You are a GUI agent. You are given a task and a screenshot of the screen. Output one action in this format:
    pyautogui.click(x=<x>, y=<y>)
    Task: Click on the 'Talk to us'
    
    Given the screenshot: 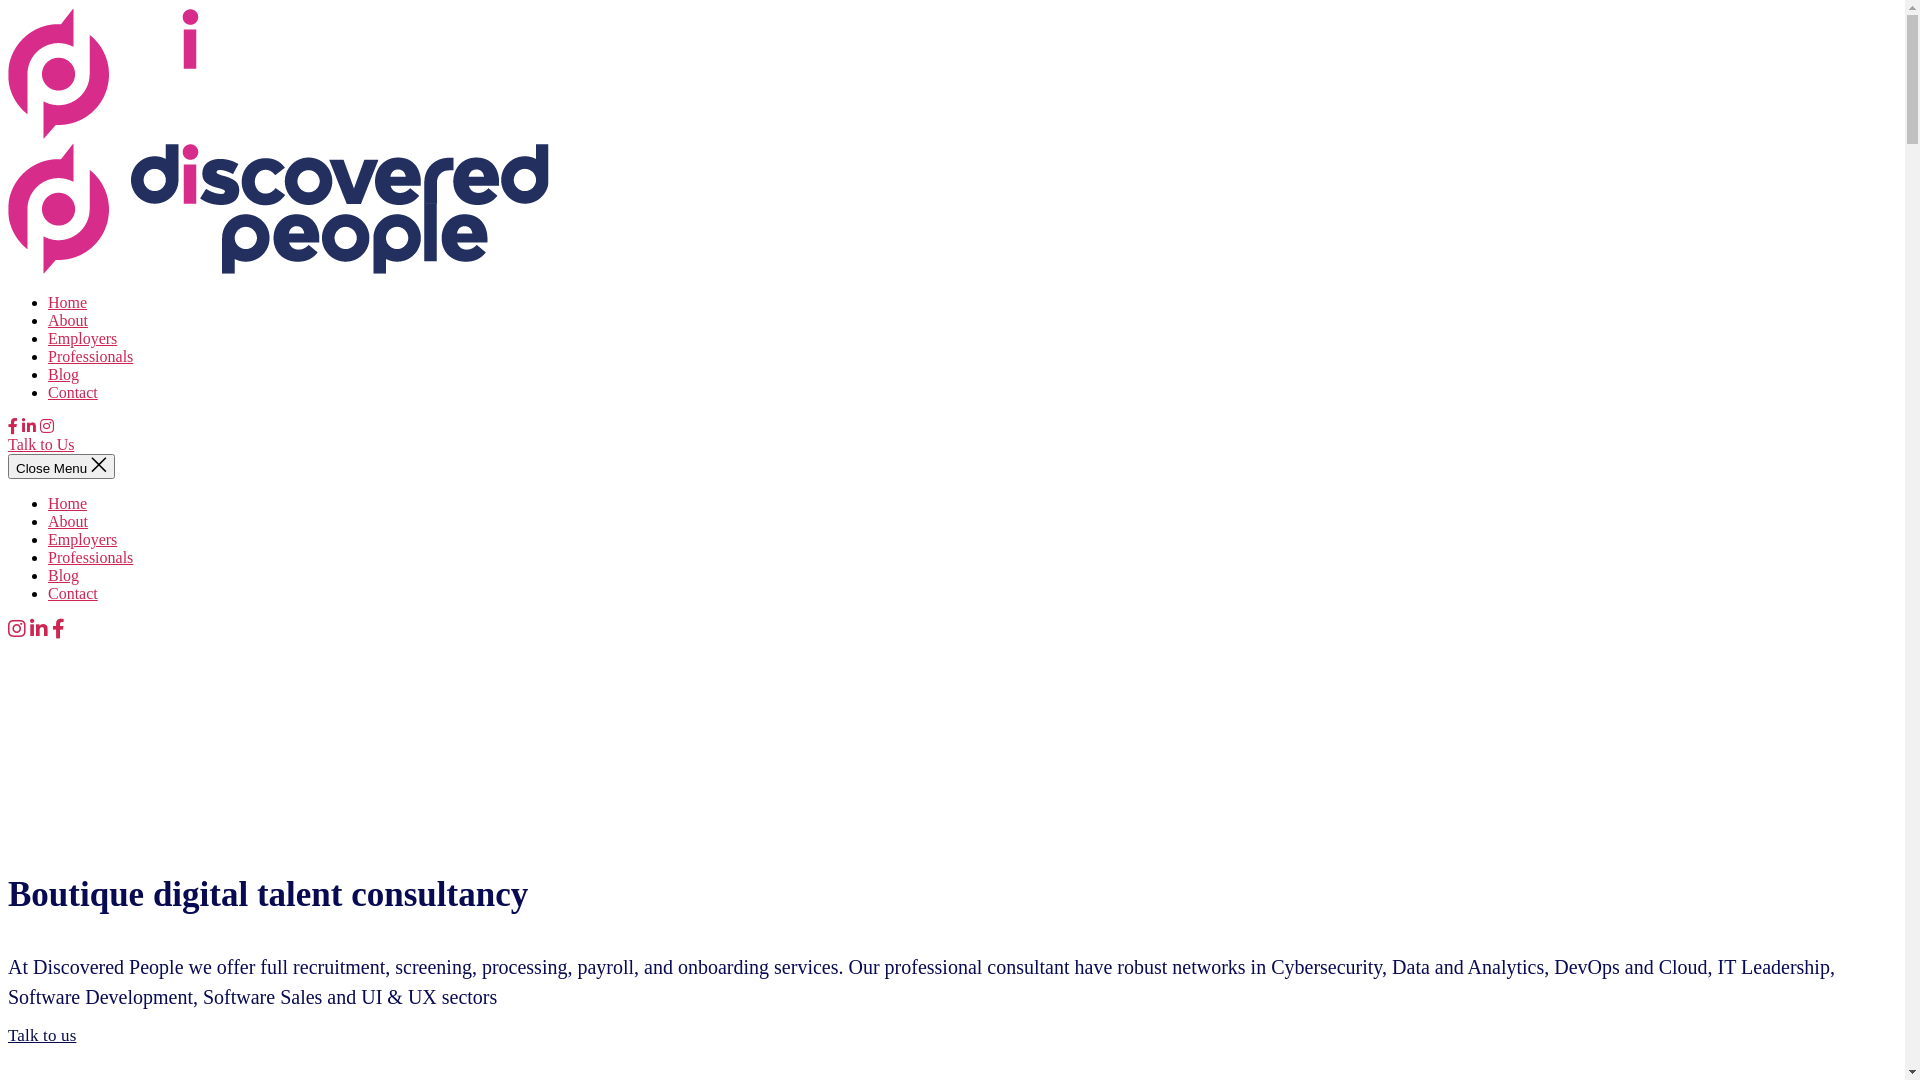 What is the action you would take?
    pyautogui.click(x=8, y=1035)
    